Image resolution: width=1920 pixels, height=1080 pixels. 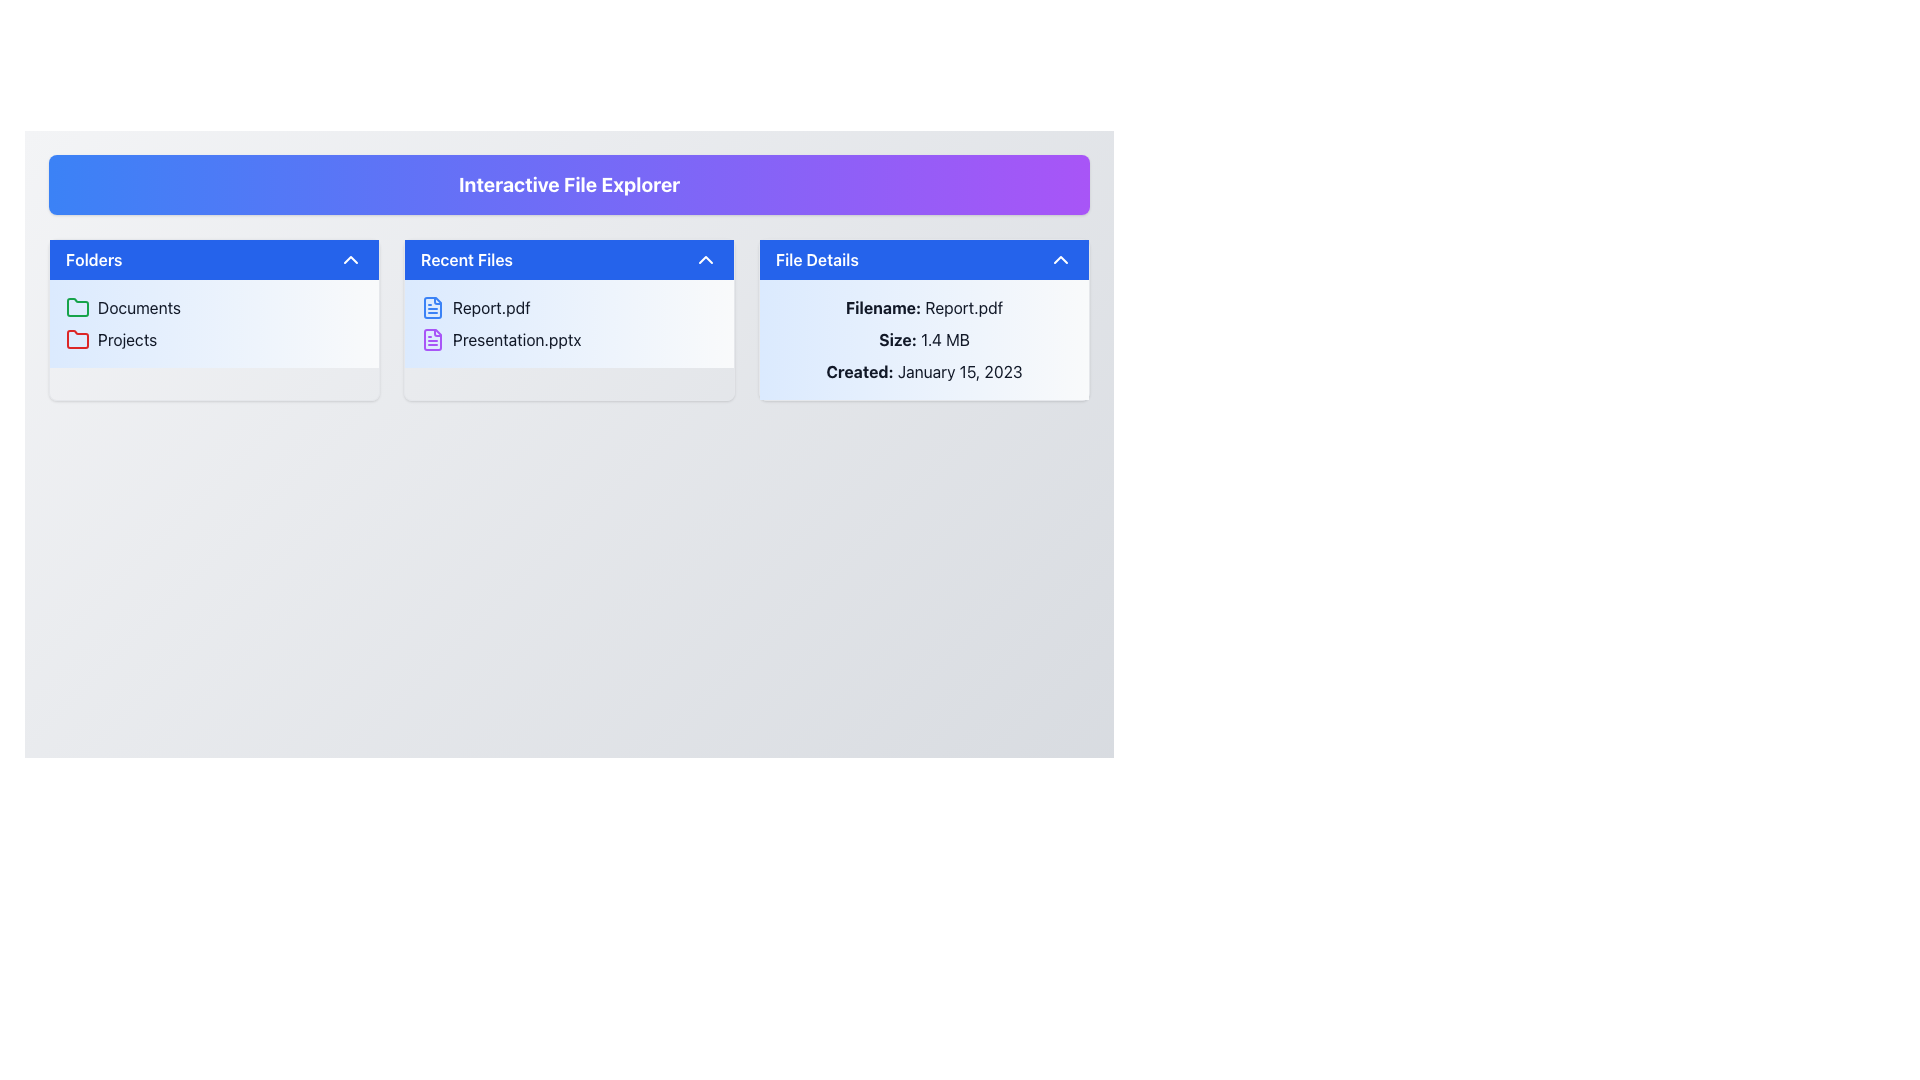 What do you see at coordinates (350, 258) in the screenshot?
I see `the upward-facing chevron arrow icon located in the top-right corner of the 'Folders' card header` at bounding box center [350, 258].